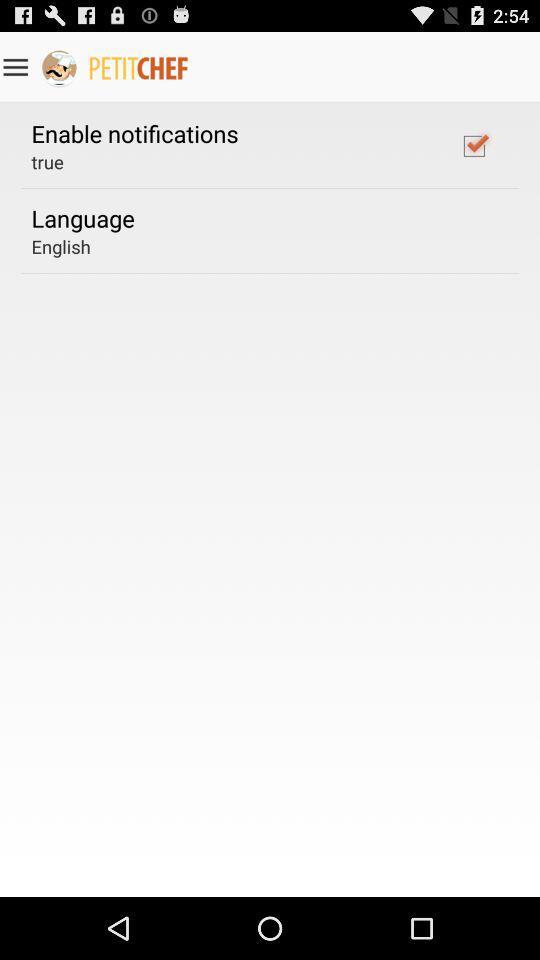 The image size is (540, 960). Describe the element at coordinates (82, 218) in the screenshot. I see `the language item` at that location.